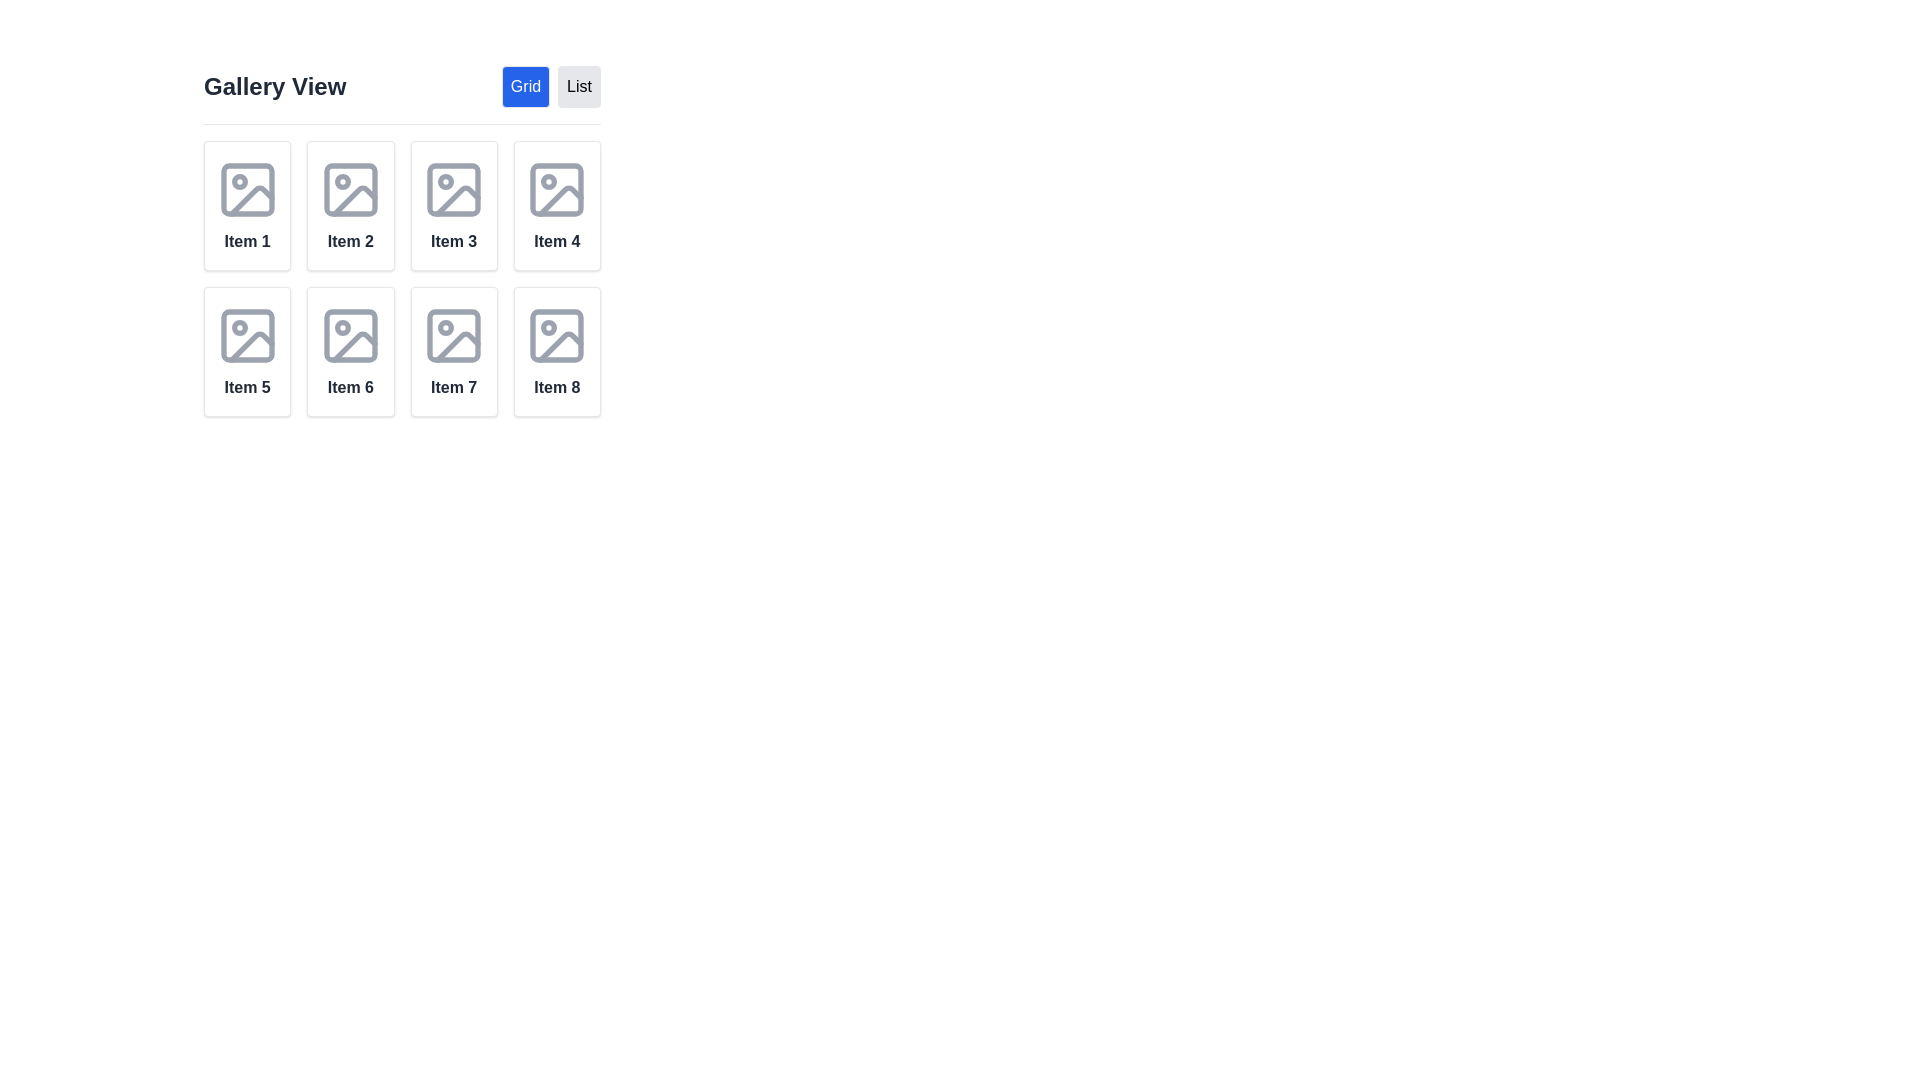 This screenshot has height=1080, width=1920. I want to click on the graphical frame element within the SVG icon located in the third grid item of the gallery view, so click(453, 189).